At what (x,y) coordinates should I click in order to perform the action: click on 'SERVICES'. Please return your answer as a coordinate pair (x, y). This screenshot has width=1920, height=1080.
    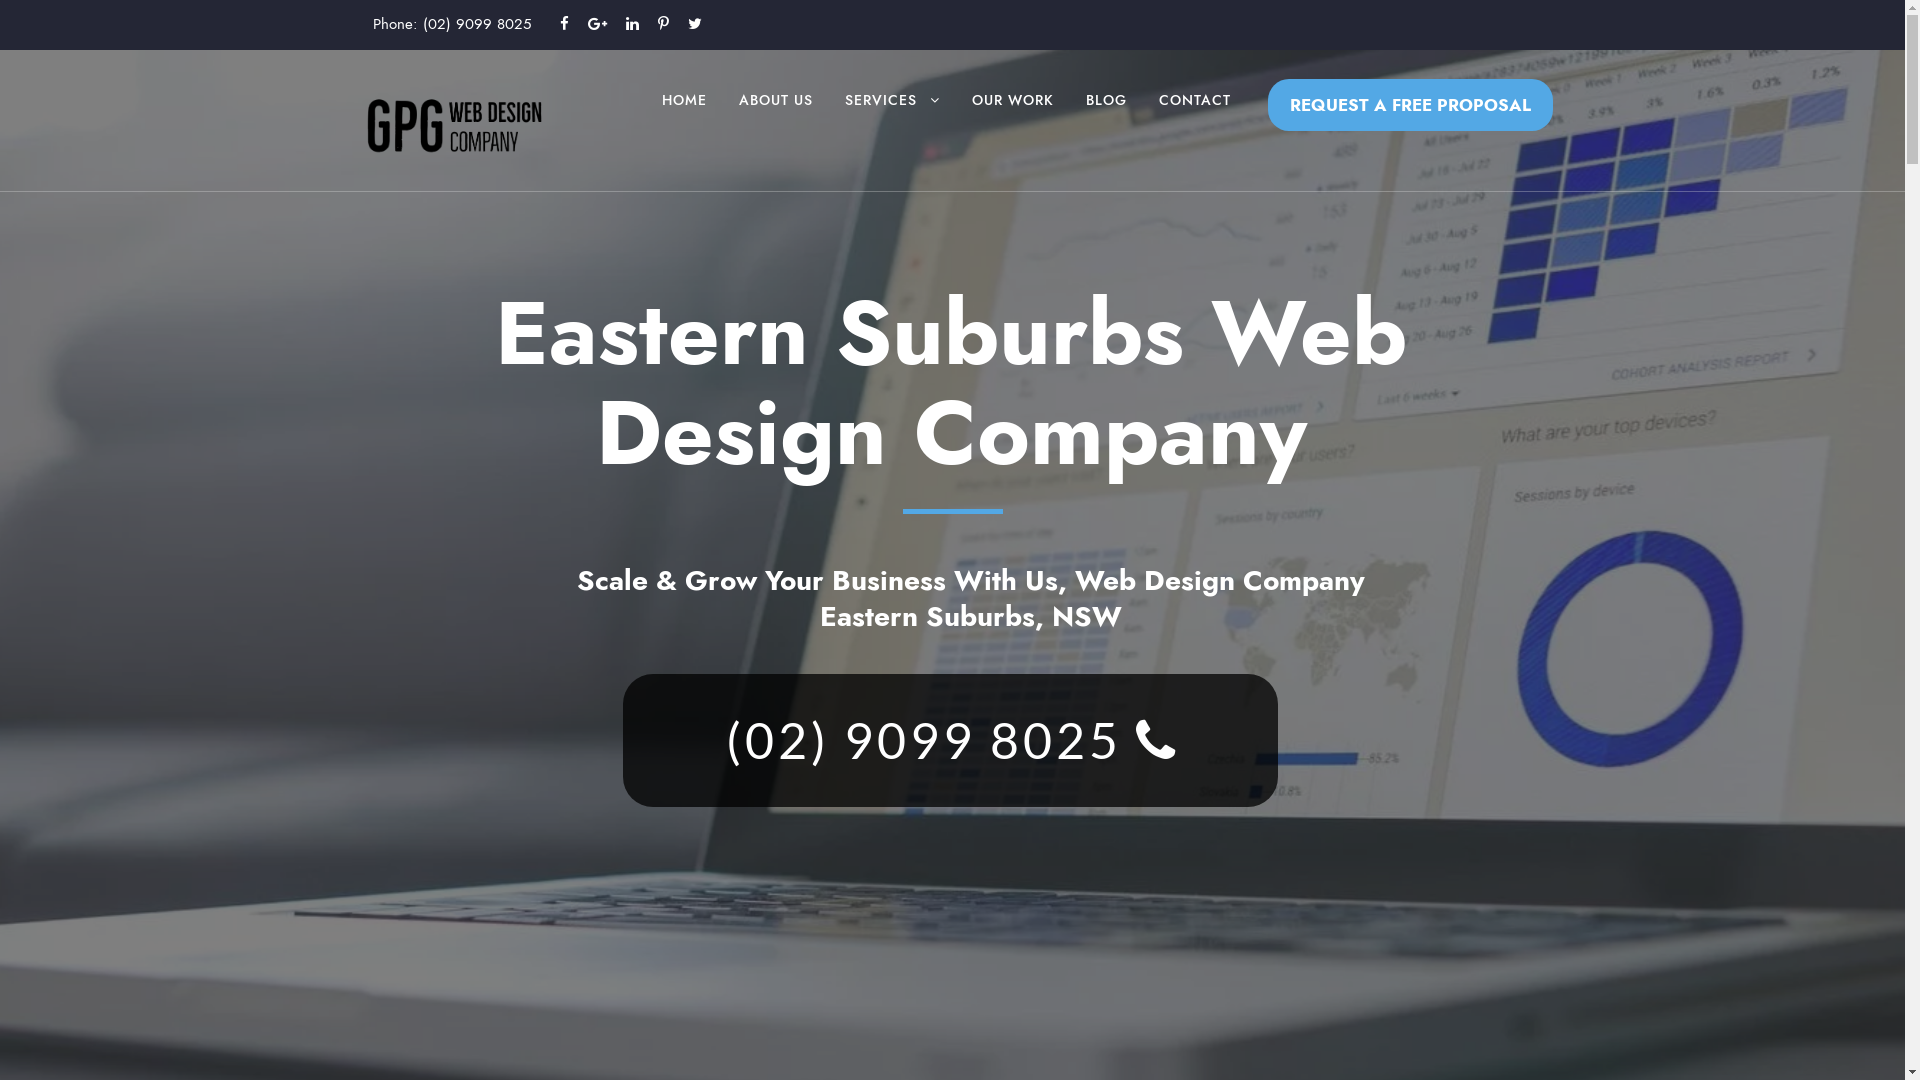
    Looking at the image, I should click on (890, 119).